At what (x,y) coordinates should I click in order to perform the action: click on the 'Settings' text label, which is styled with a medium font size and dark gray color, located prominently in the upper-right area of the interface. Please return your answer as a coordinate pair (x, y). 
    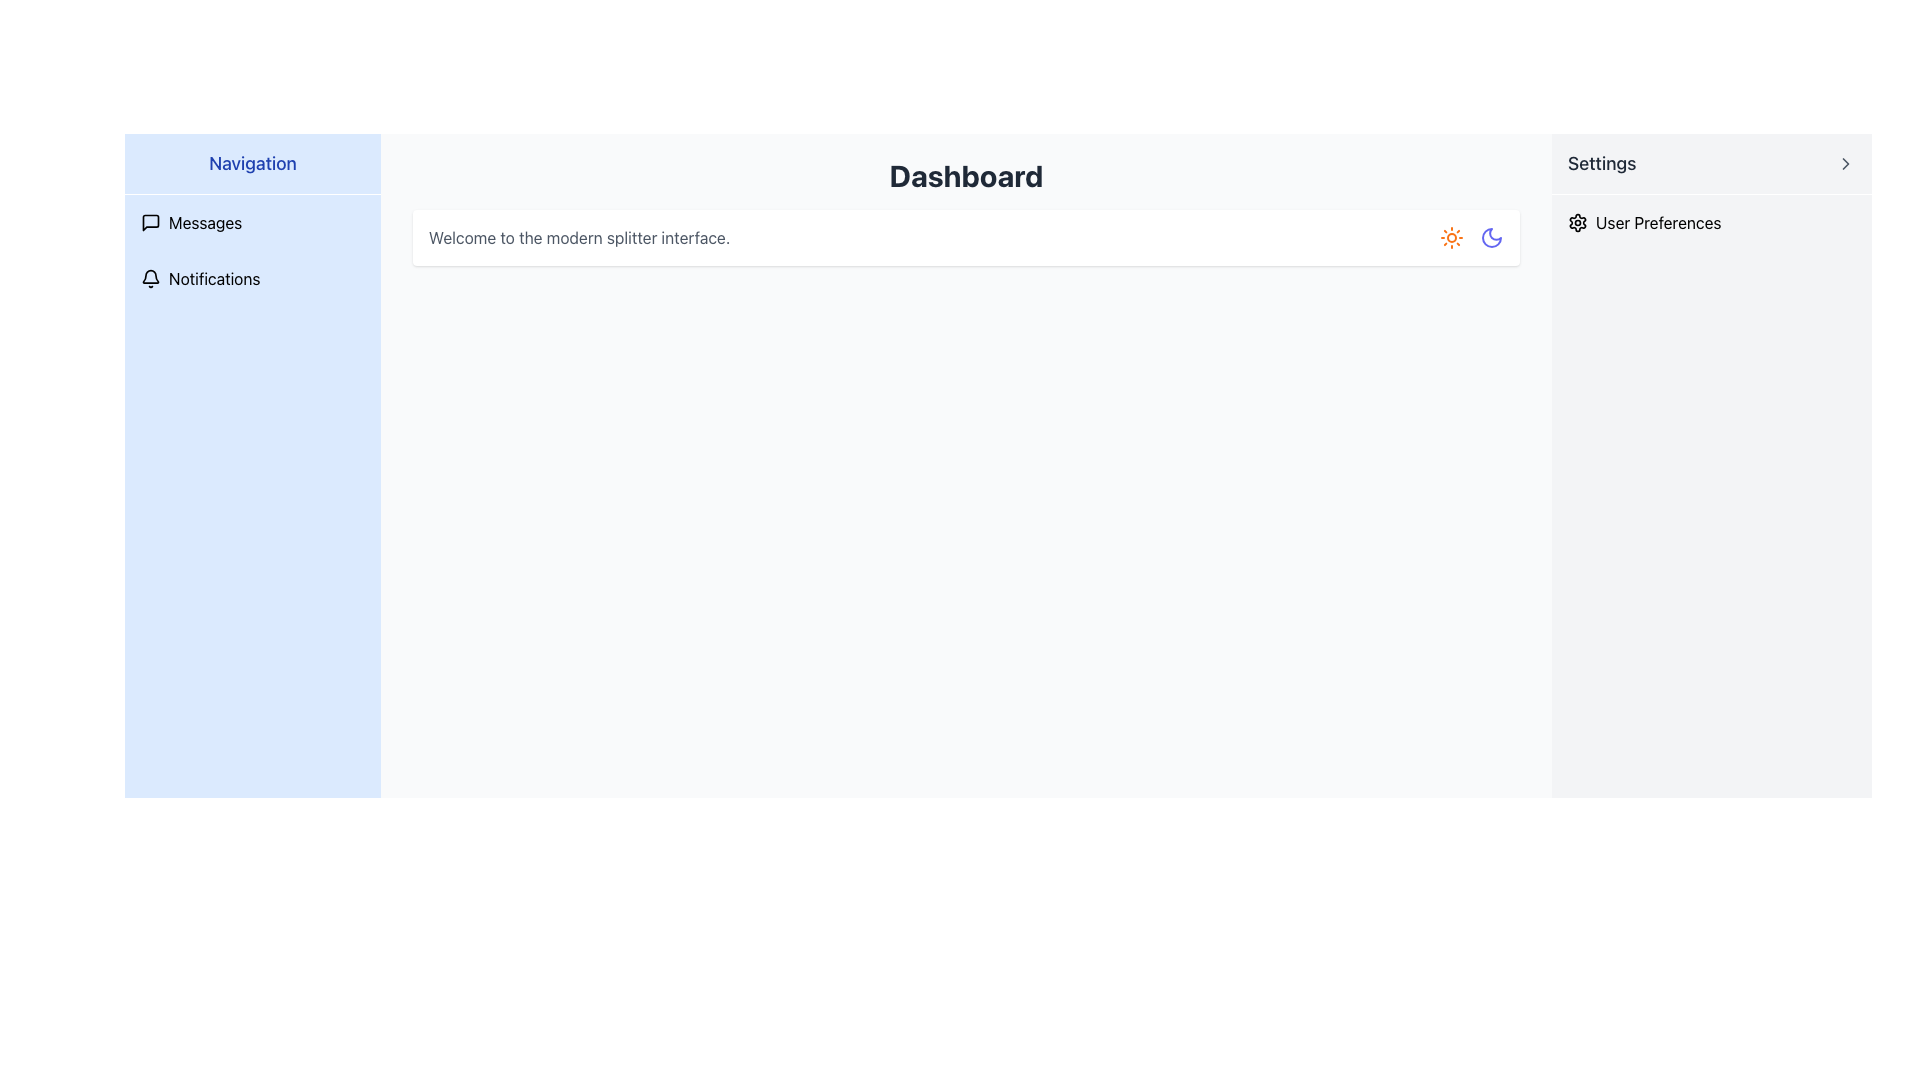
    Looking at the image, I should click on (1602, 163).